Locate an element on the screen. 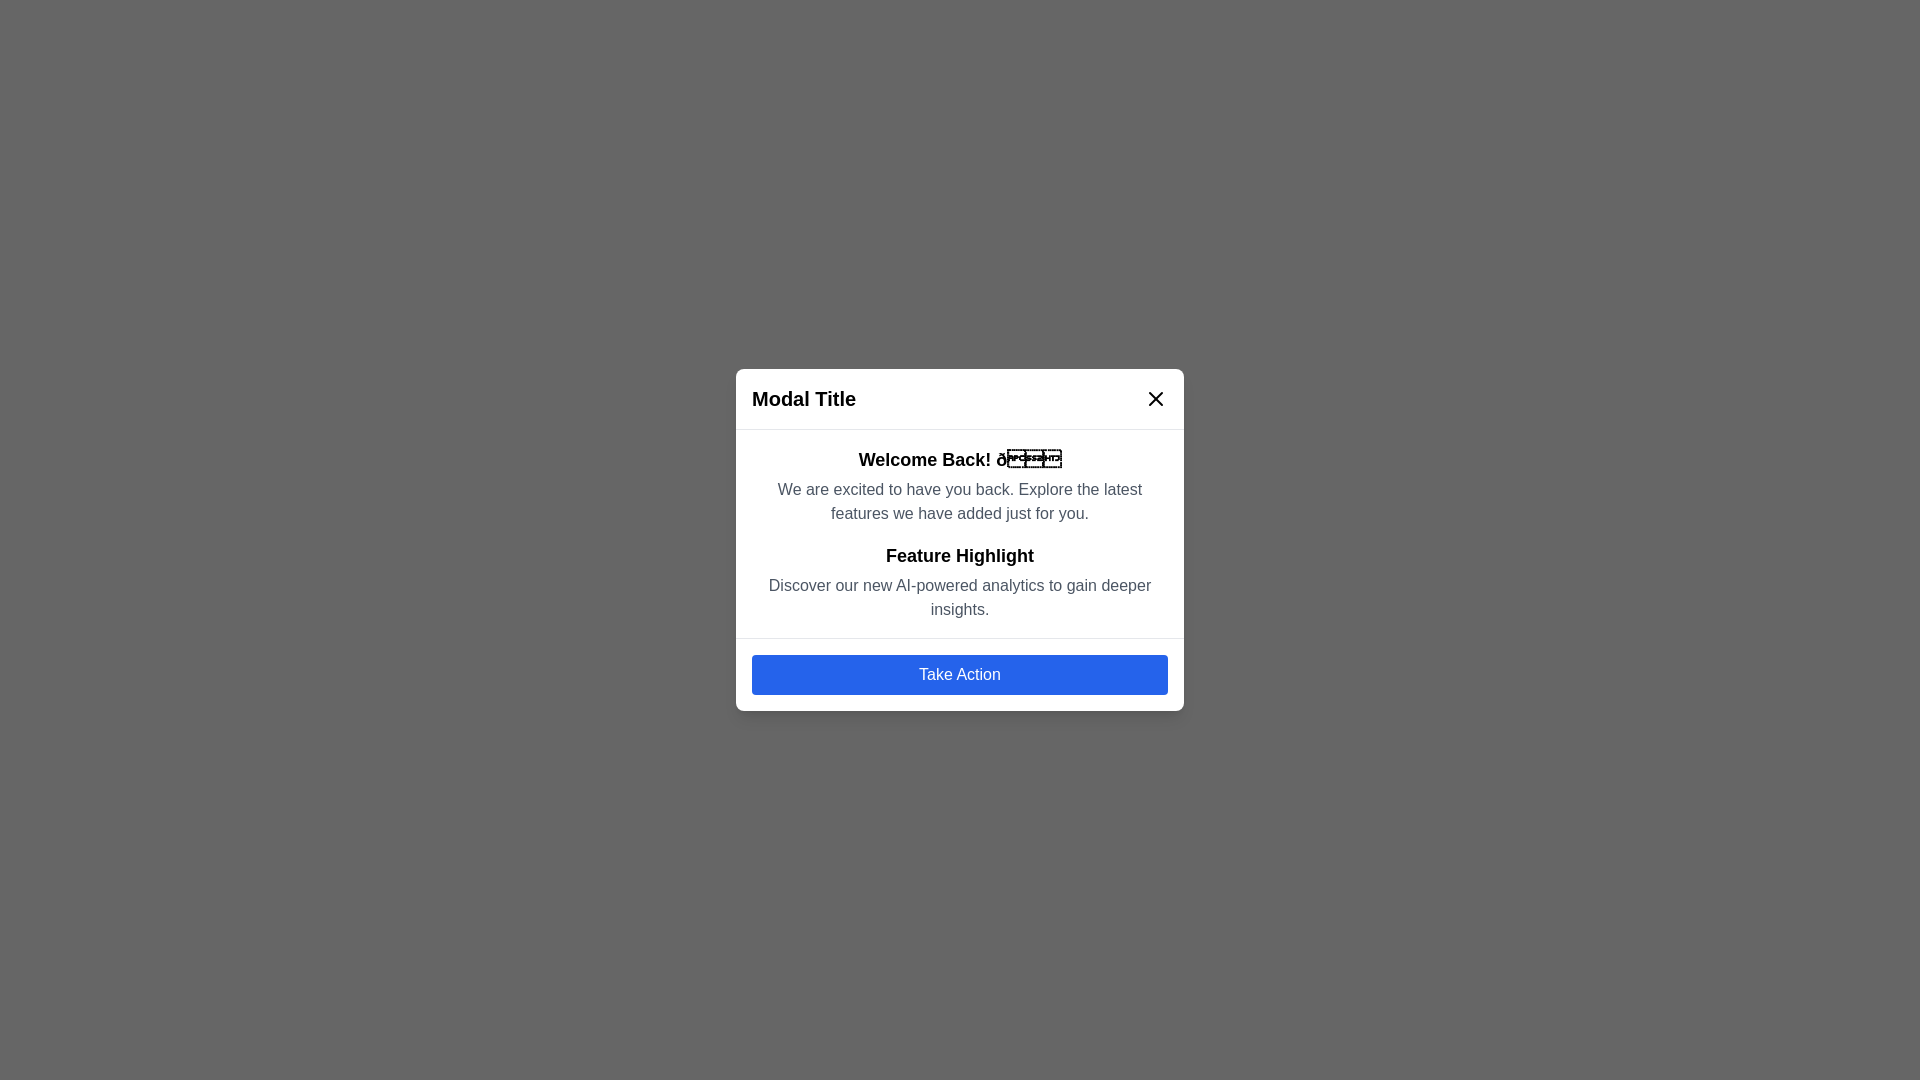  text from the upper text block that starts with 'Welcome Back!' and contains a message inviting the user back while highlighting new features is located at coordinates (960, 486).